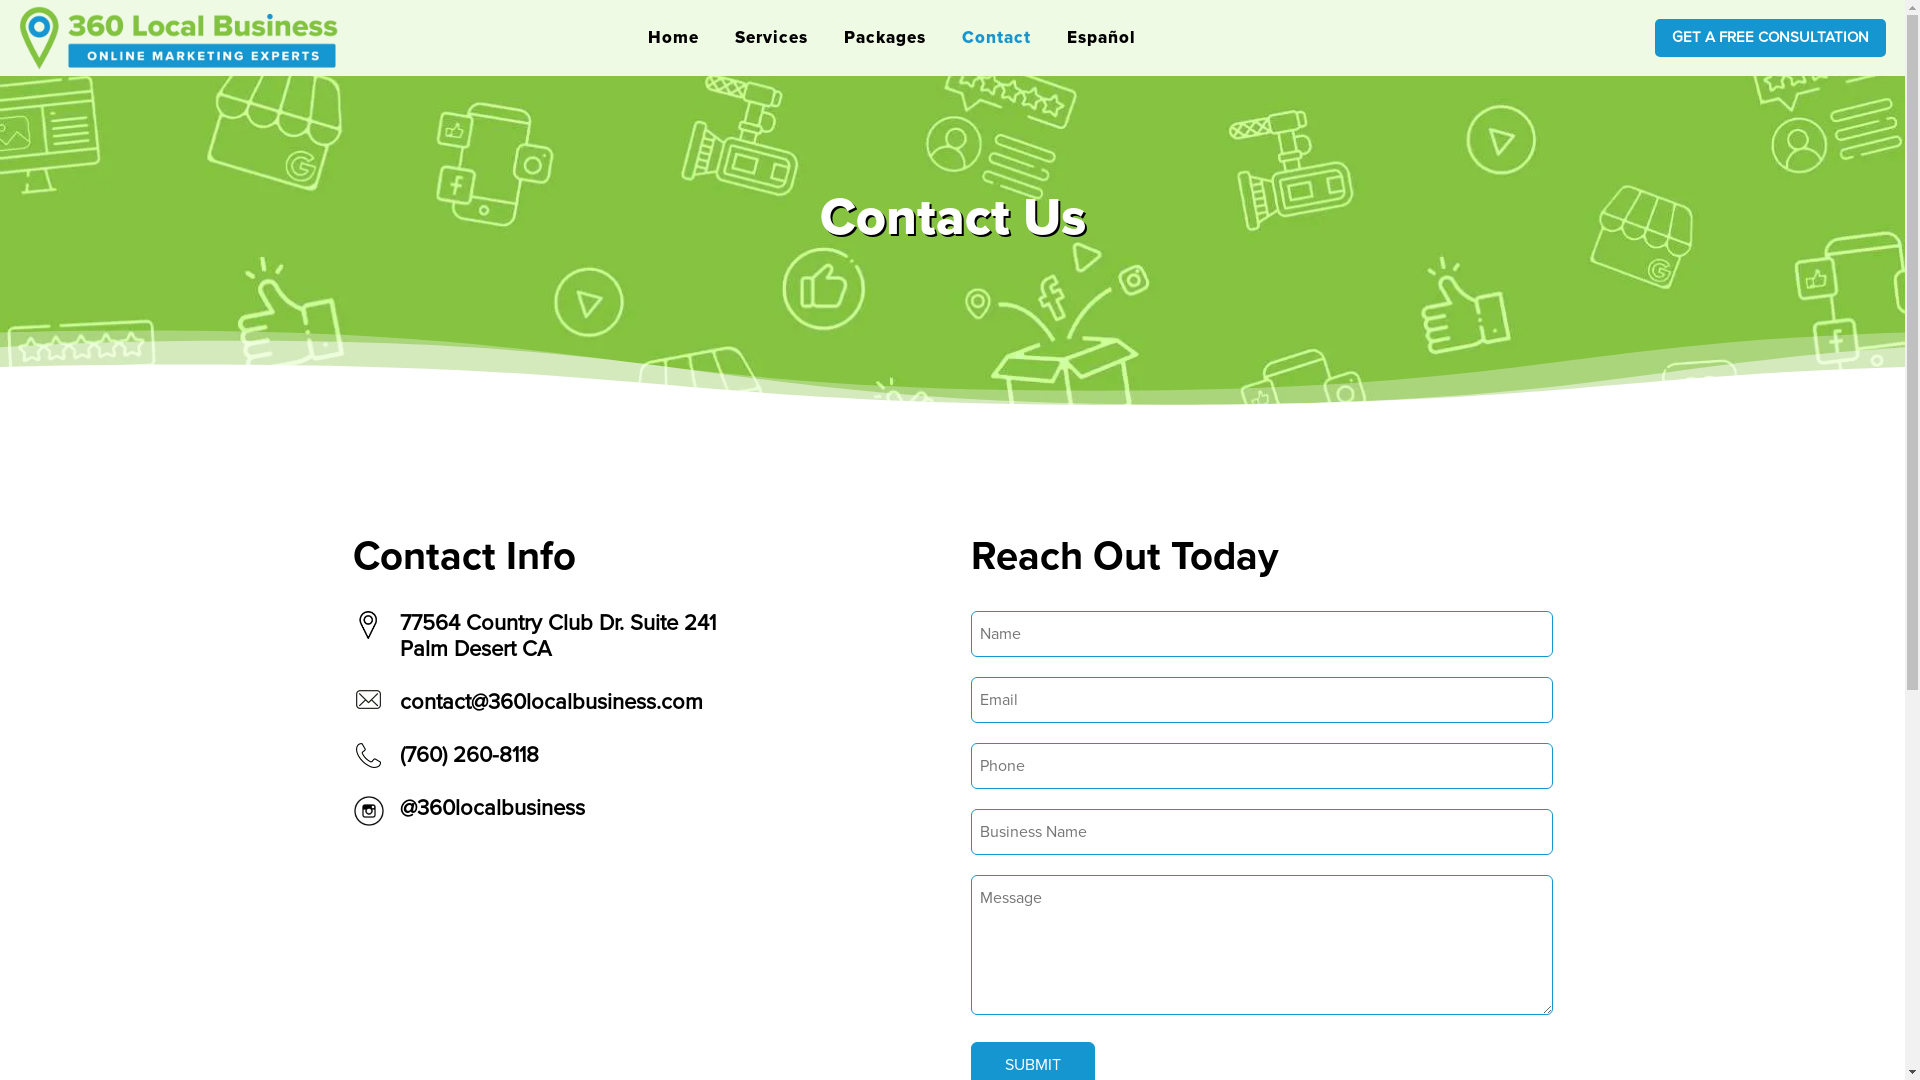 The image size is (1920, 1080). Describe the element at coordinates (996, 38) in the screenshot. I see `'Contact'` at that location.